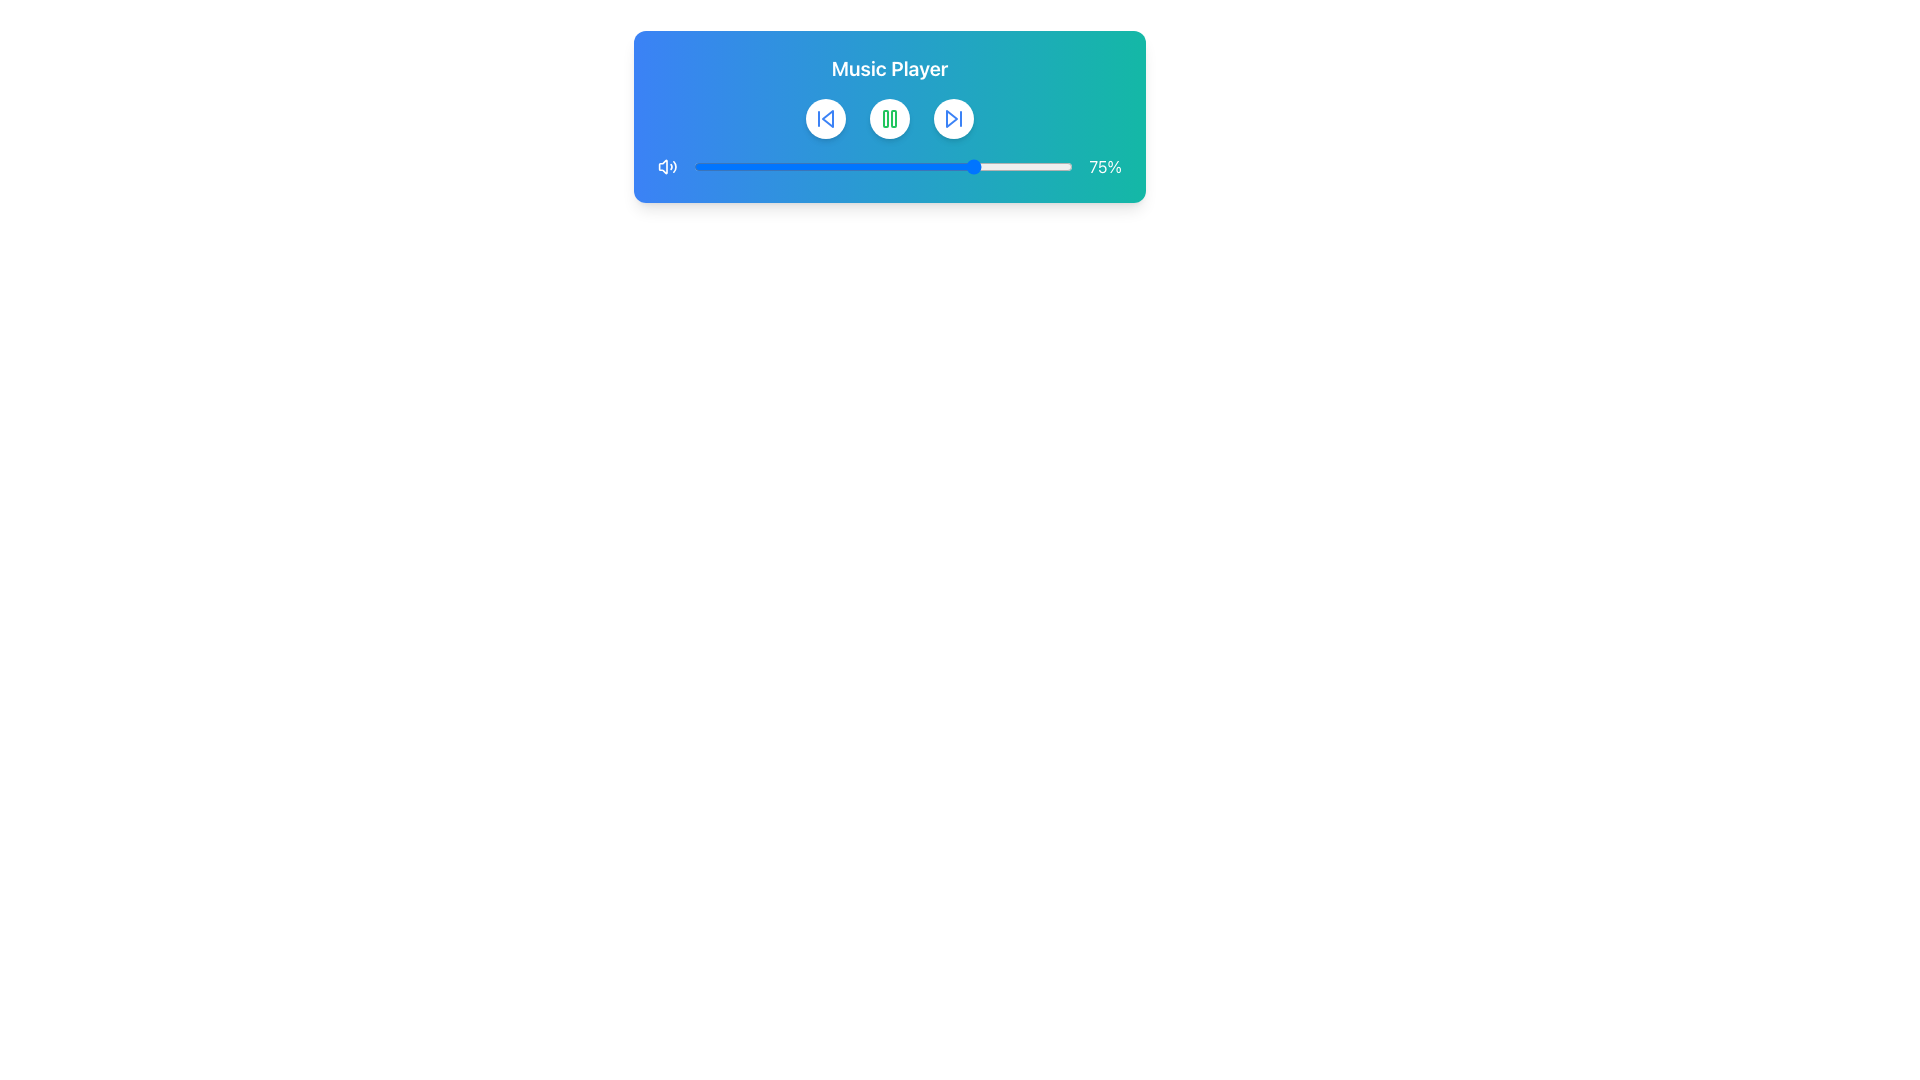  Describe the element at coordinates (882, 165) in the screenshot. I see `the thumb of the horizontal slider, which is currently set at approximately 75` at that location.